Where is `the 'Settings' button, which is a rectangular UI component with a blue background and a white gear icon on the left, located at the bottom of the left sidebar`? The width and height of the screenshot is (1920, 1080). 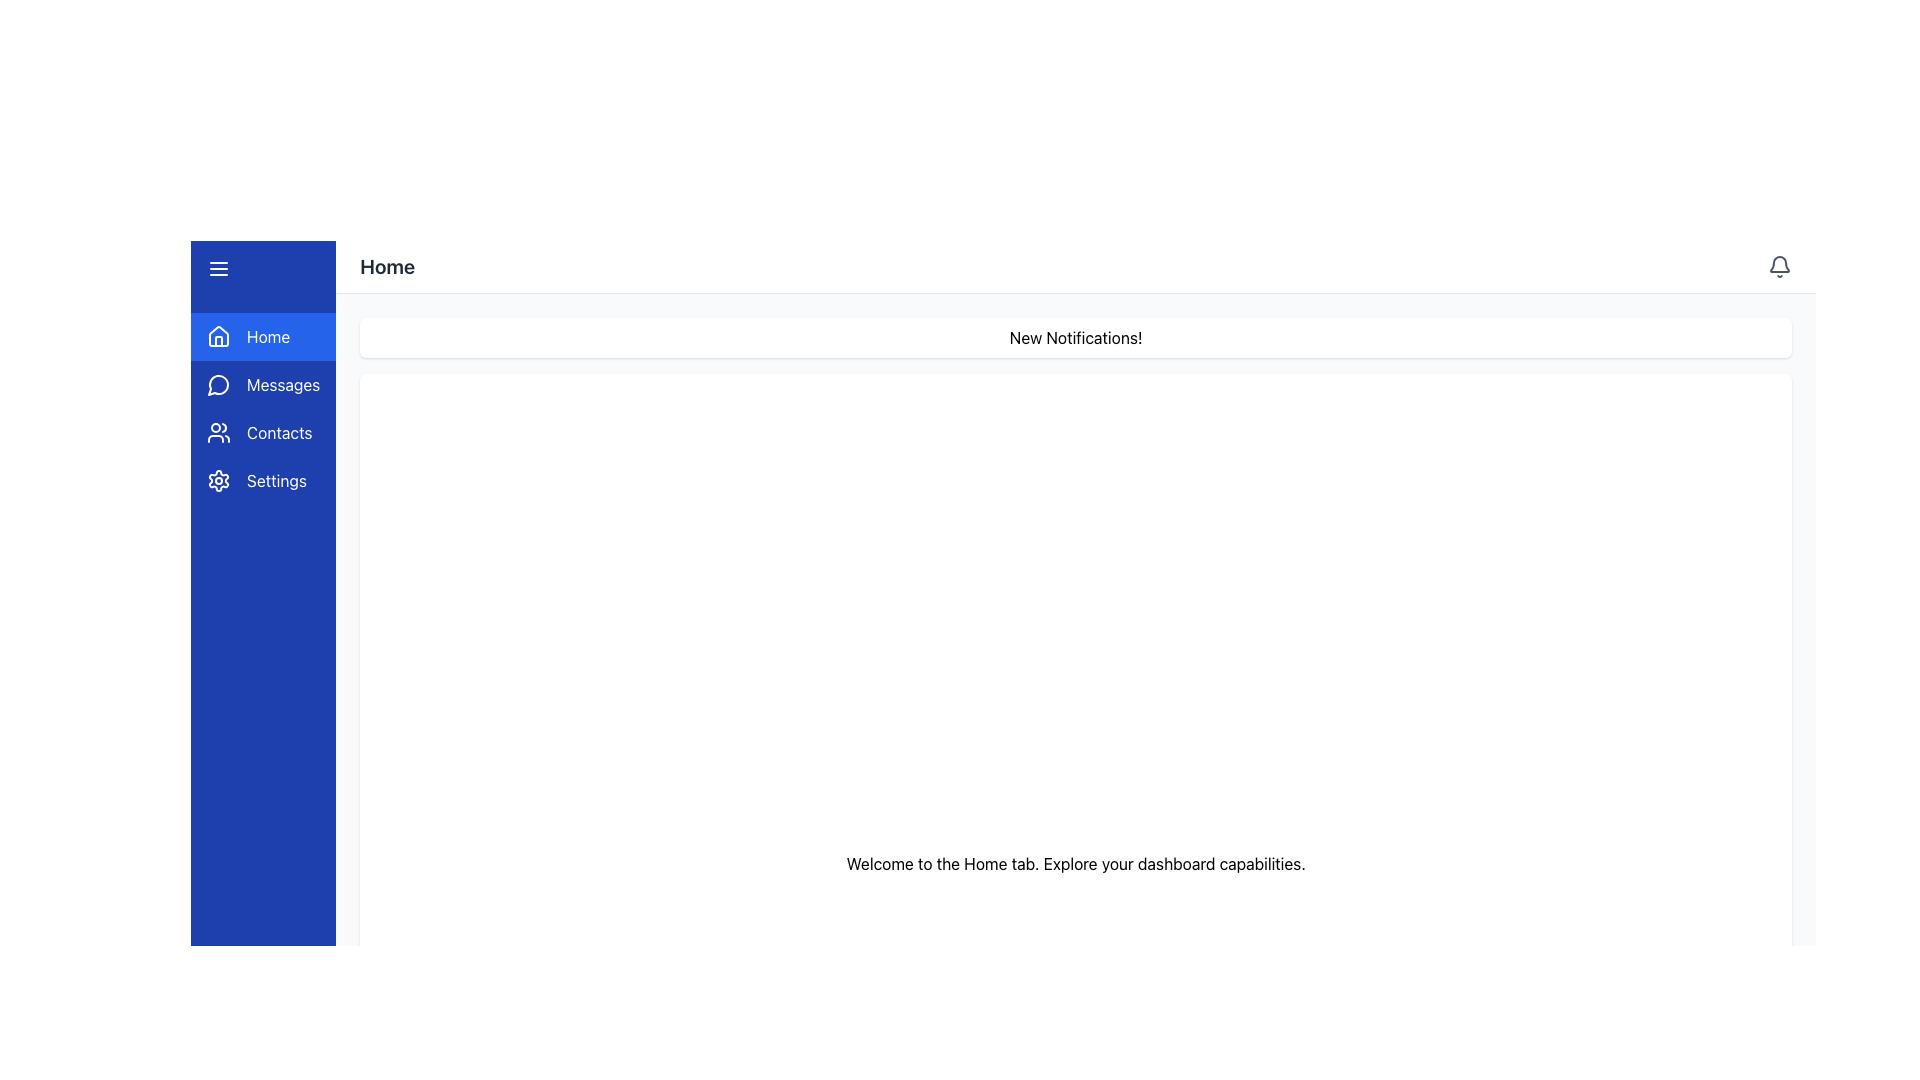 the 'Settings' button, which is a rectangular UI component with a blue background and a white gear icon on the left, located at the bottom of the left sidebar is located at coordinates (262, 481).